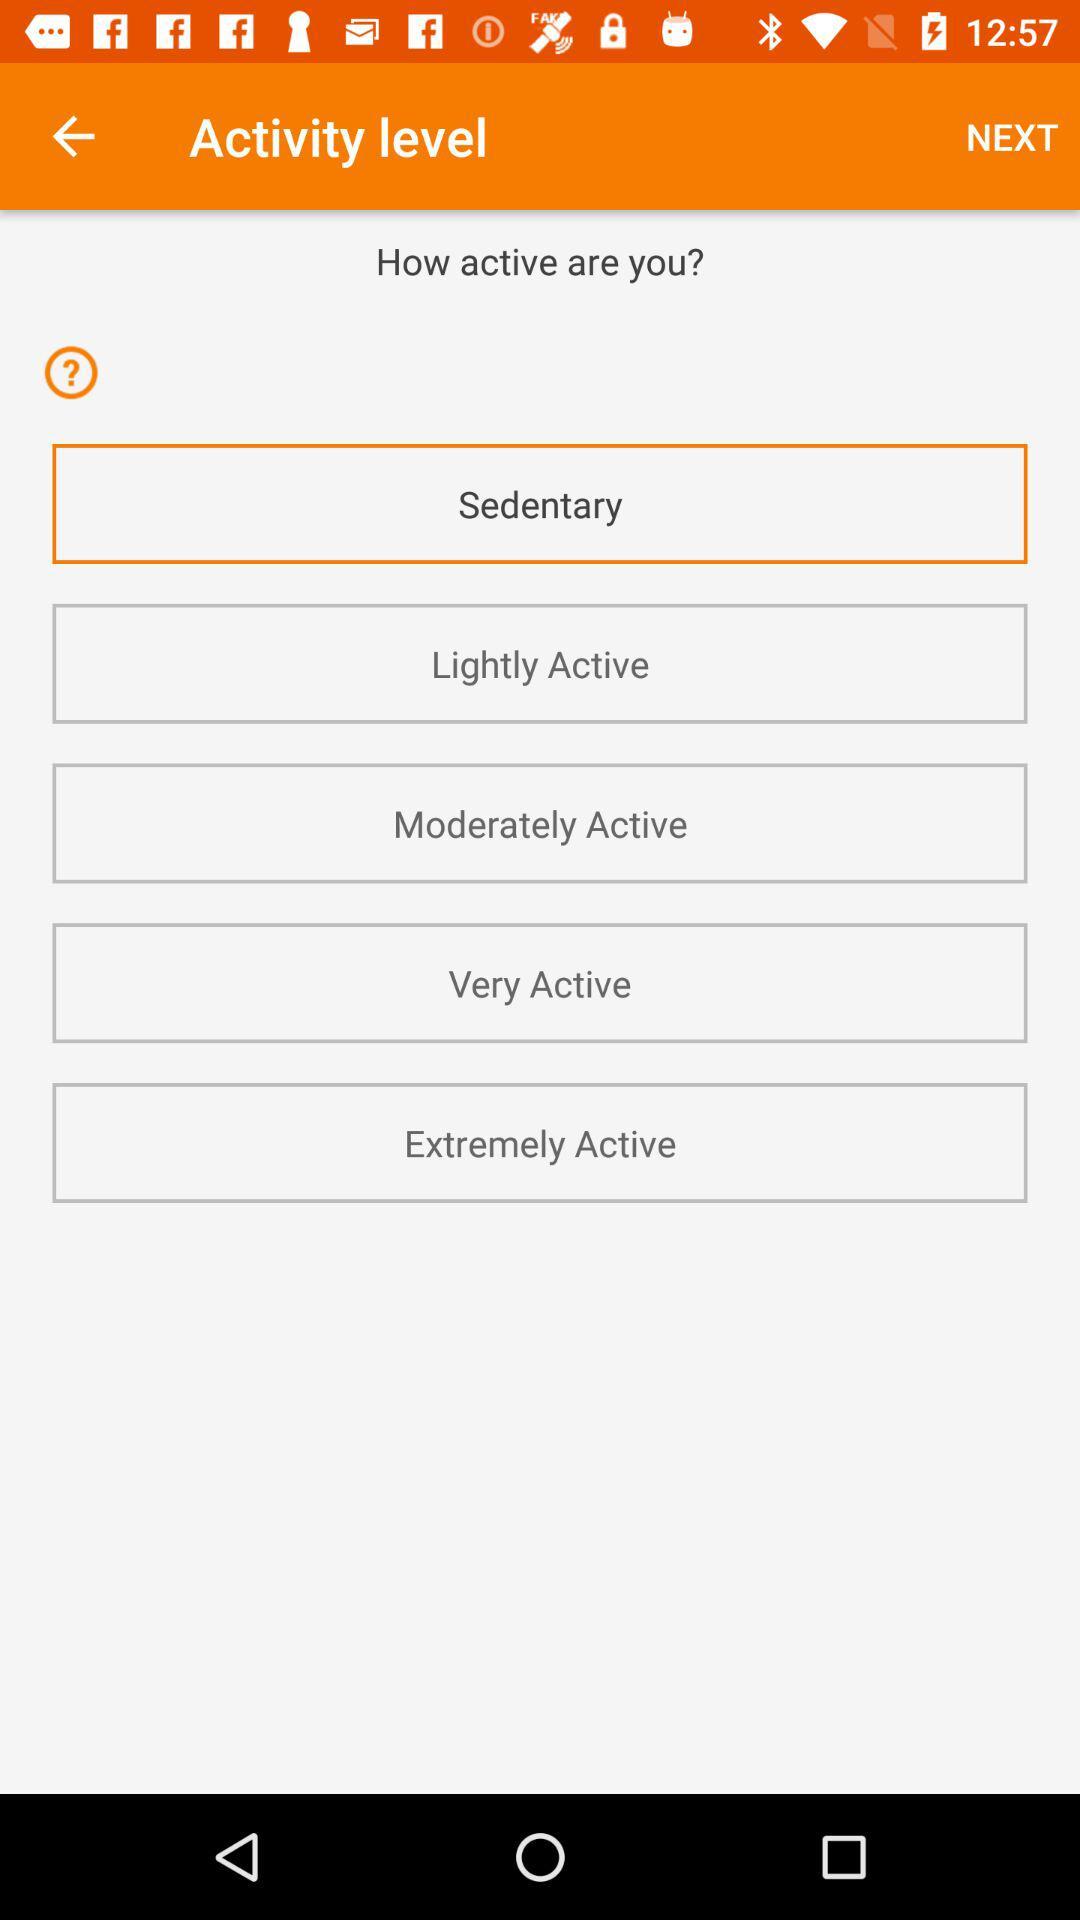  What do you see at coordinates (540, 1142) in the screenshot?
I see `the extremely active icon` at bounding box center [540, 1142].